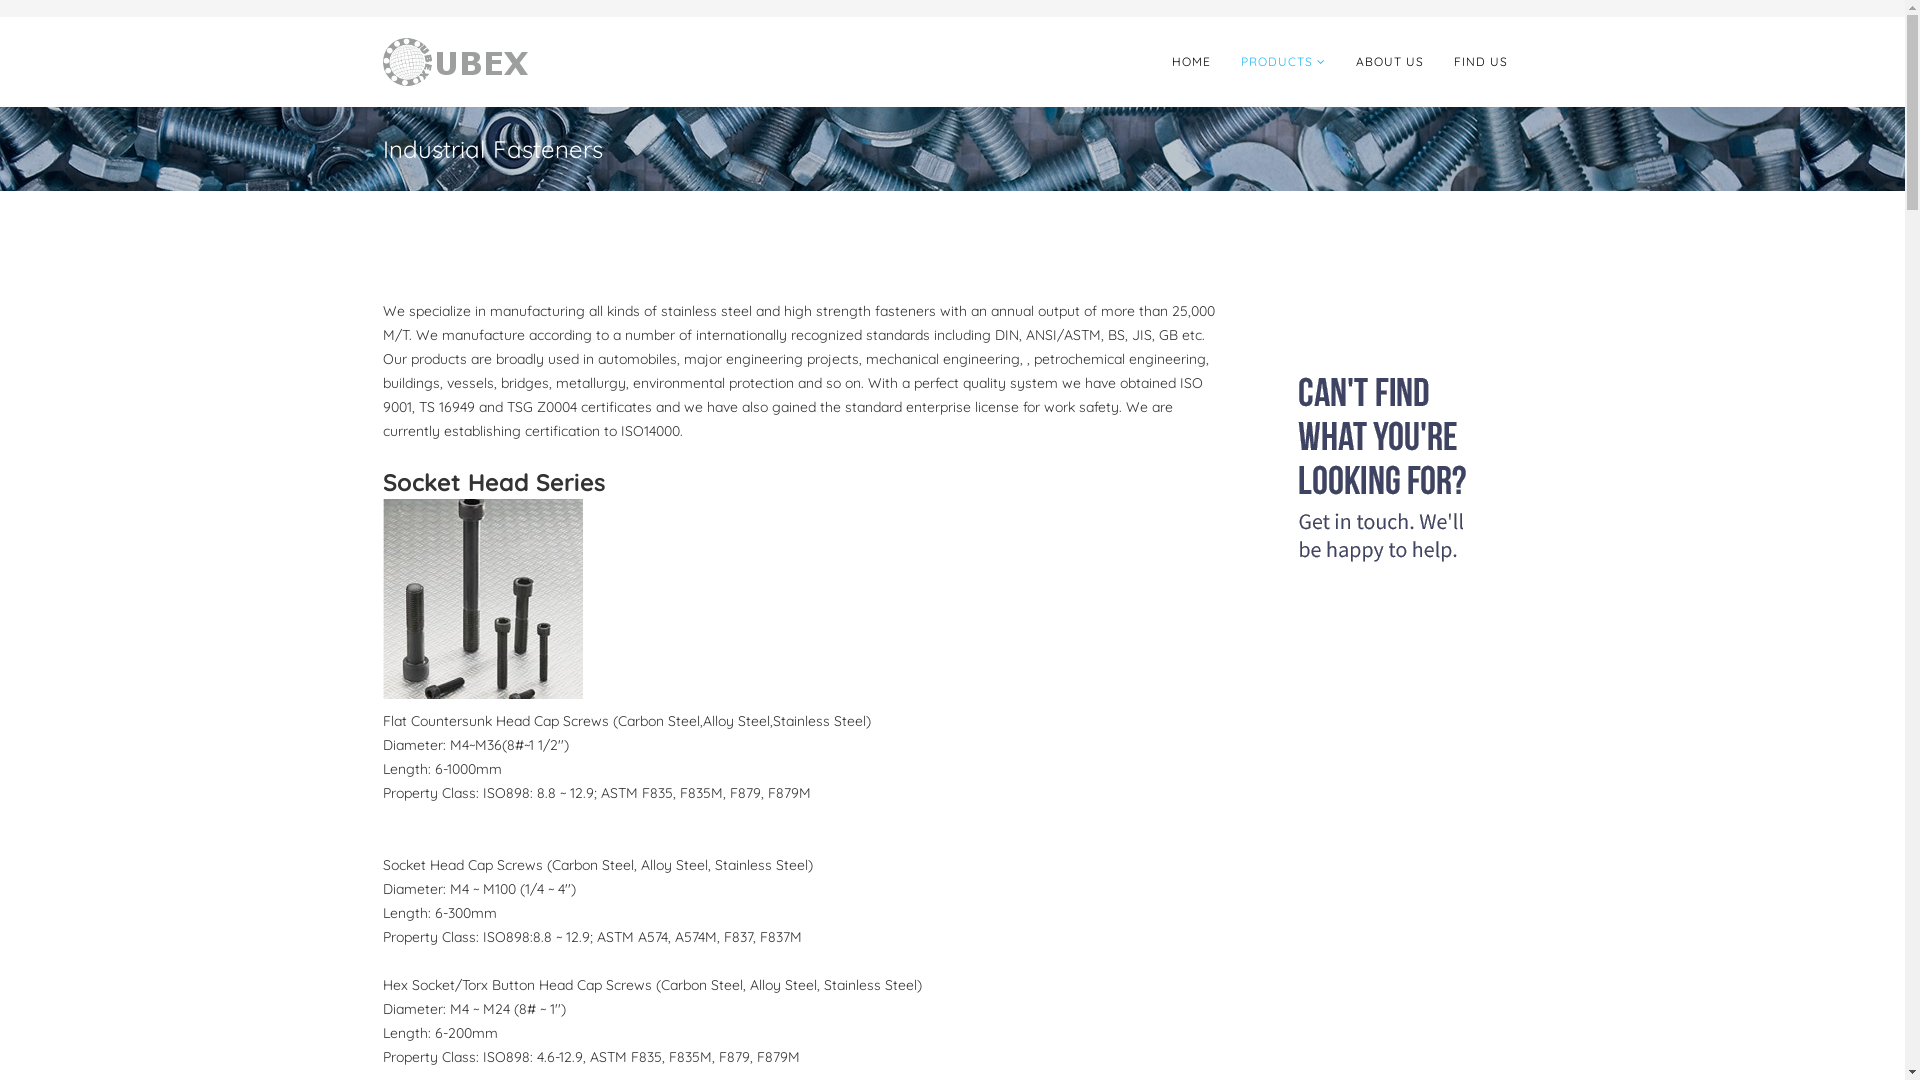 The image size is (1920, 1080). Describe the element at coordinates (1437, 60) in the screenshot. I see `'FIND US'` at that location.